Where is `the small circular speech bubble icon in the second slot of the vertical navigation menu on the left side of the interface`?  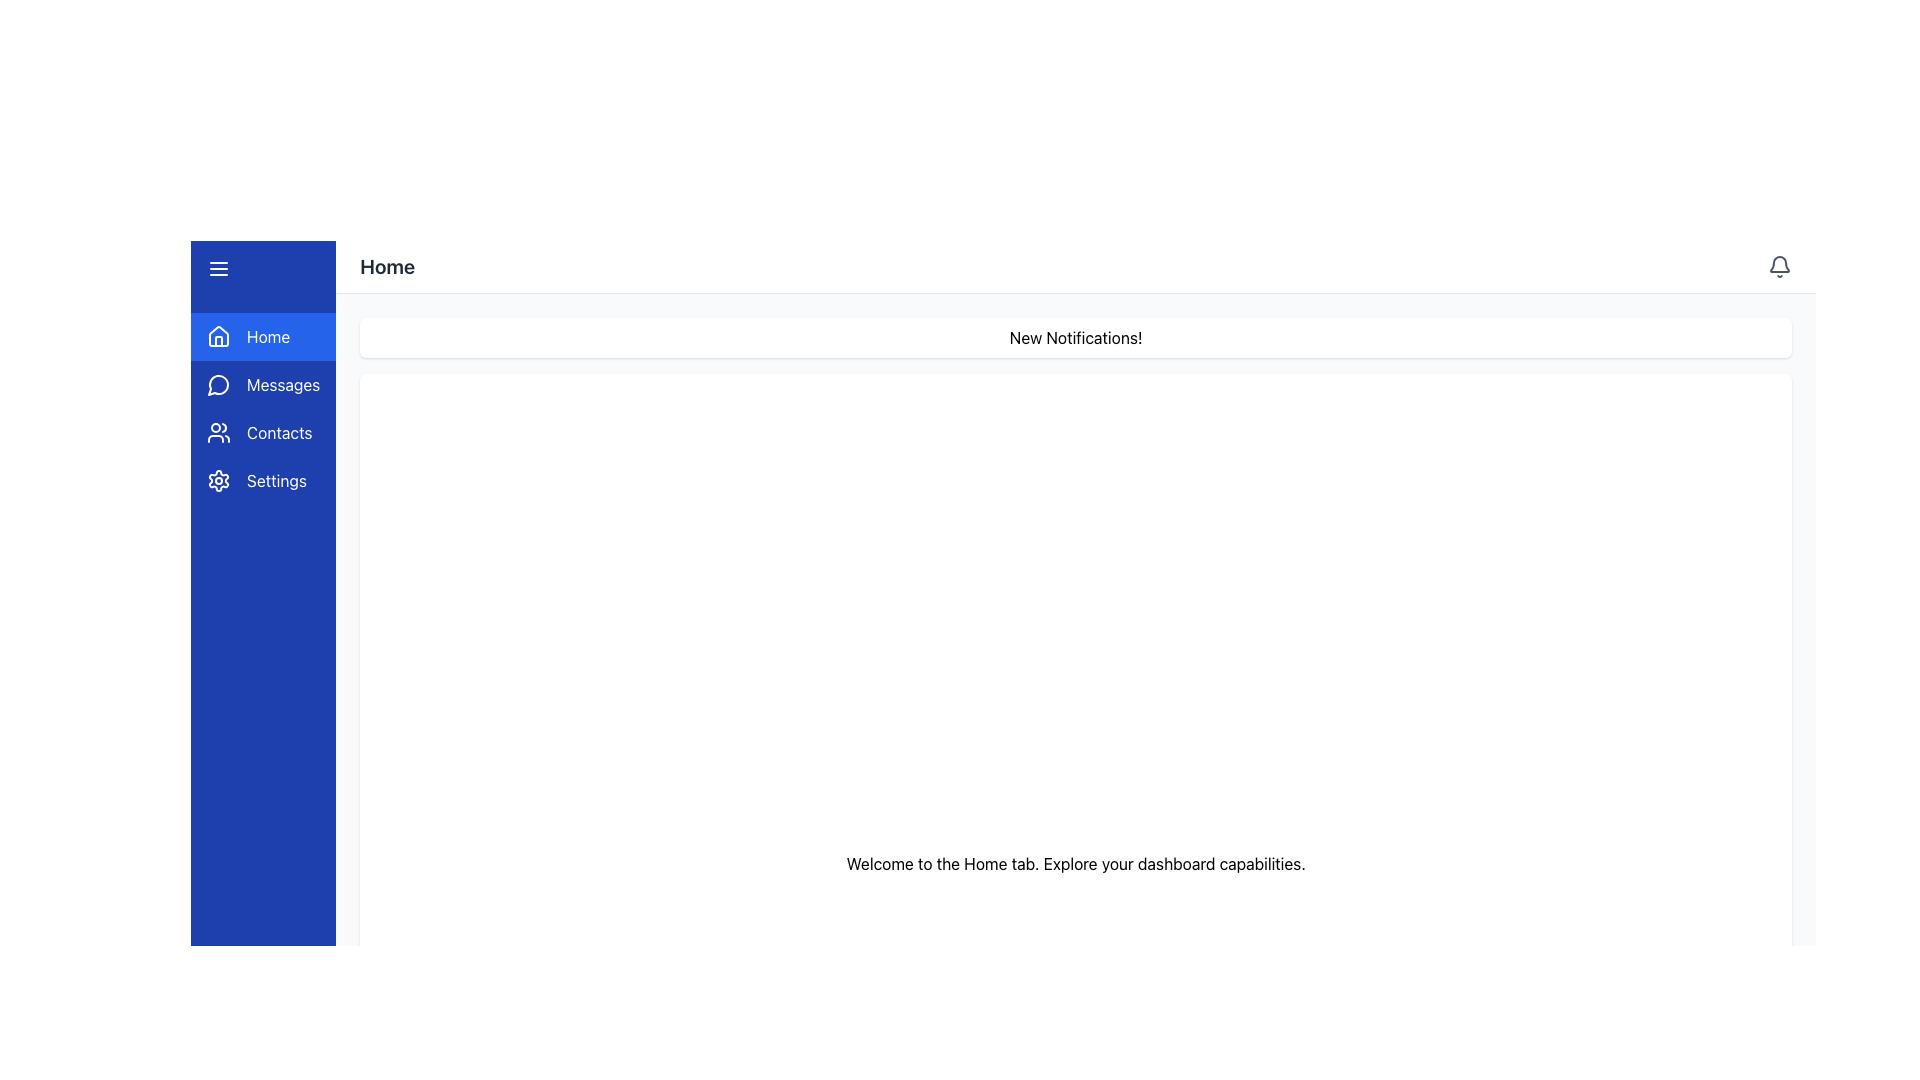 the small circular speech bubble icon in the second slot of the vertical navigation menu on the left side of the interface is located at coordinates (218, 385).